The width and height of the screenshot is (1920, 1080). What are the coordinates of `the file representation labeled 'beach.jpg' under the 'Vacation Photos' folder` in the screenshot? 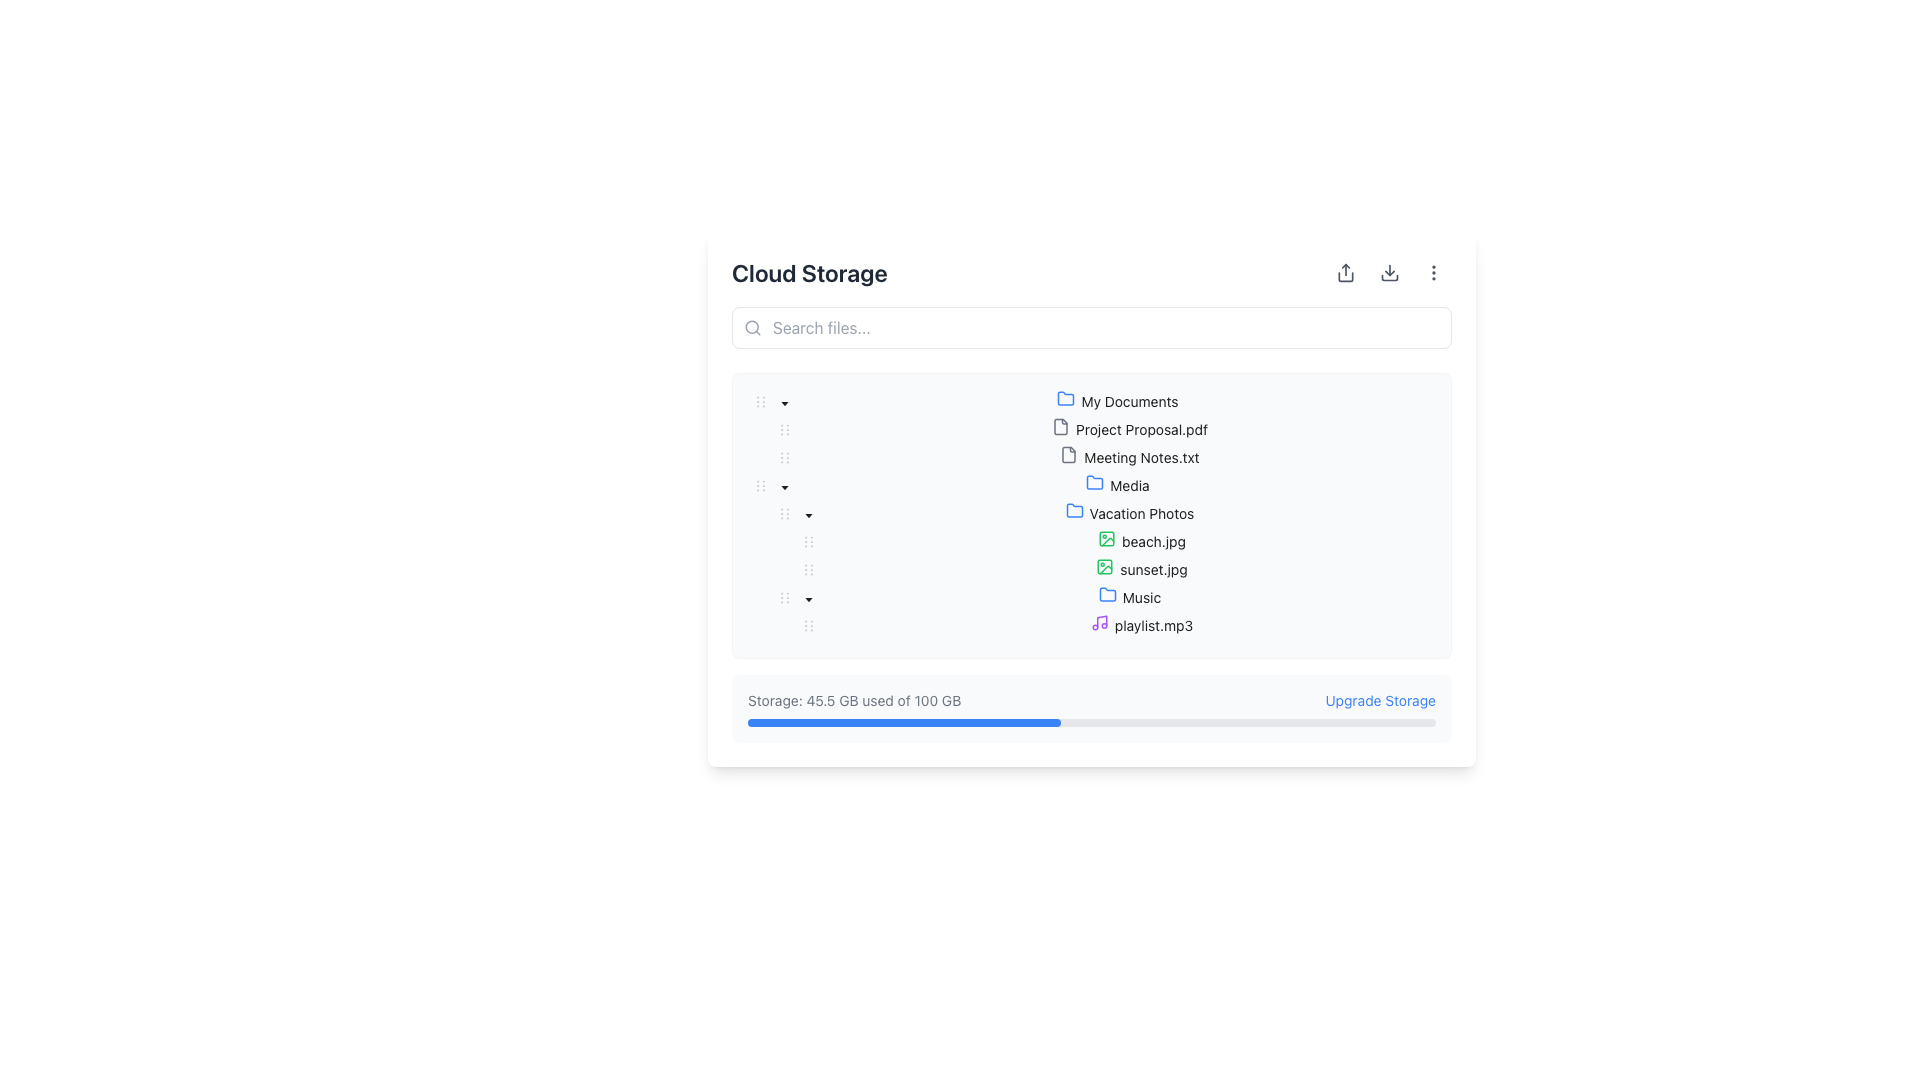 It's located at (1142, 542).